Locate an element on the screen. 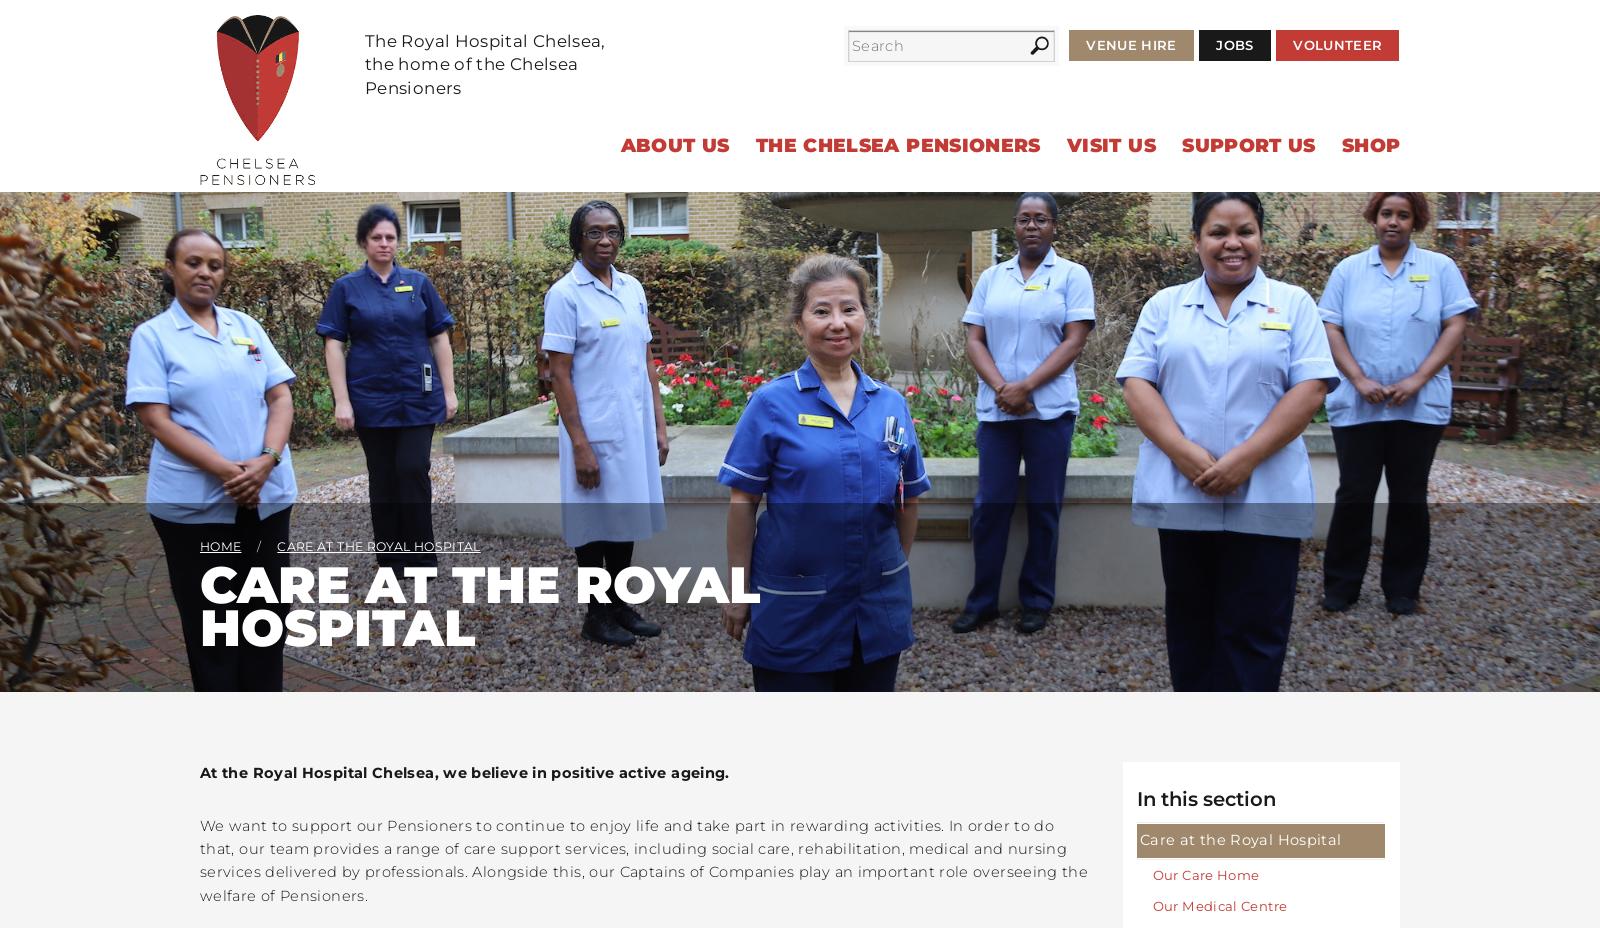  'In this section' is located at coordinates (1205, 796).